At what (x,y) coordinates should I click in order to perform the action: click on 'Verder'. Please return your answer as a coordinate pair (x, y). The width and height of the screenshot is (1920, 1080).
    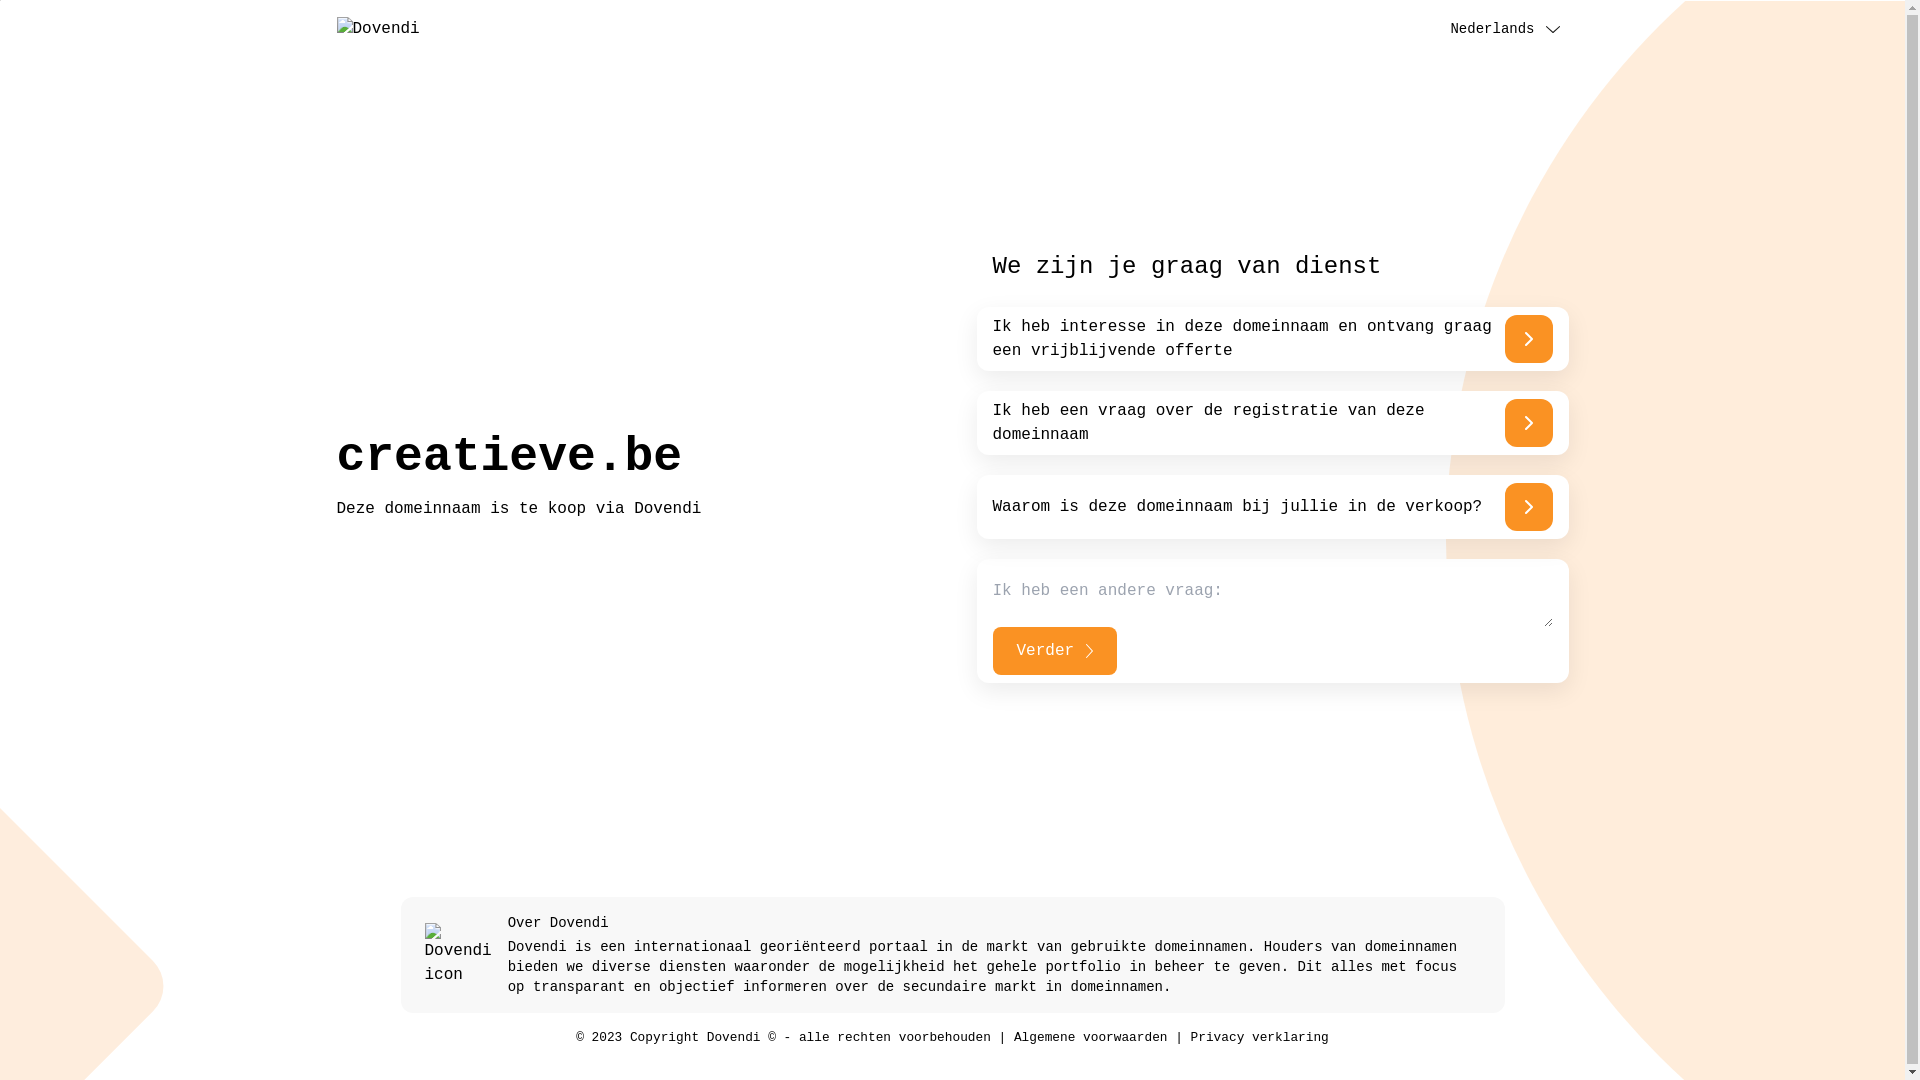
    Looking at the image, I should click on (1053, 651).